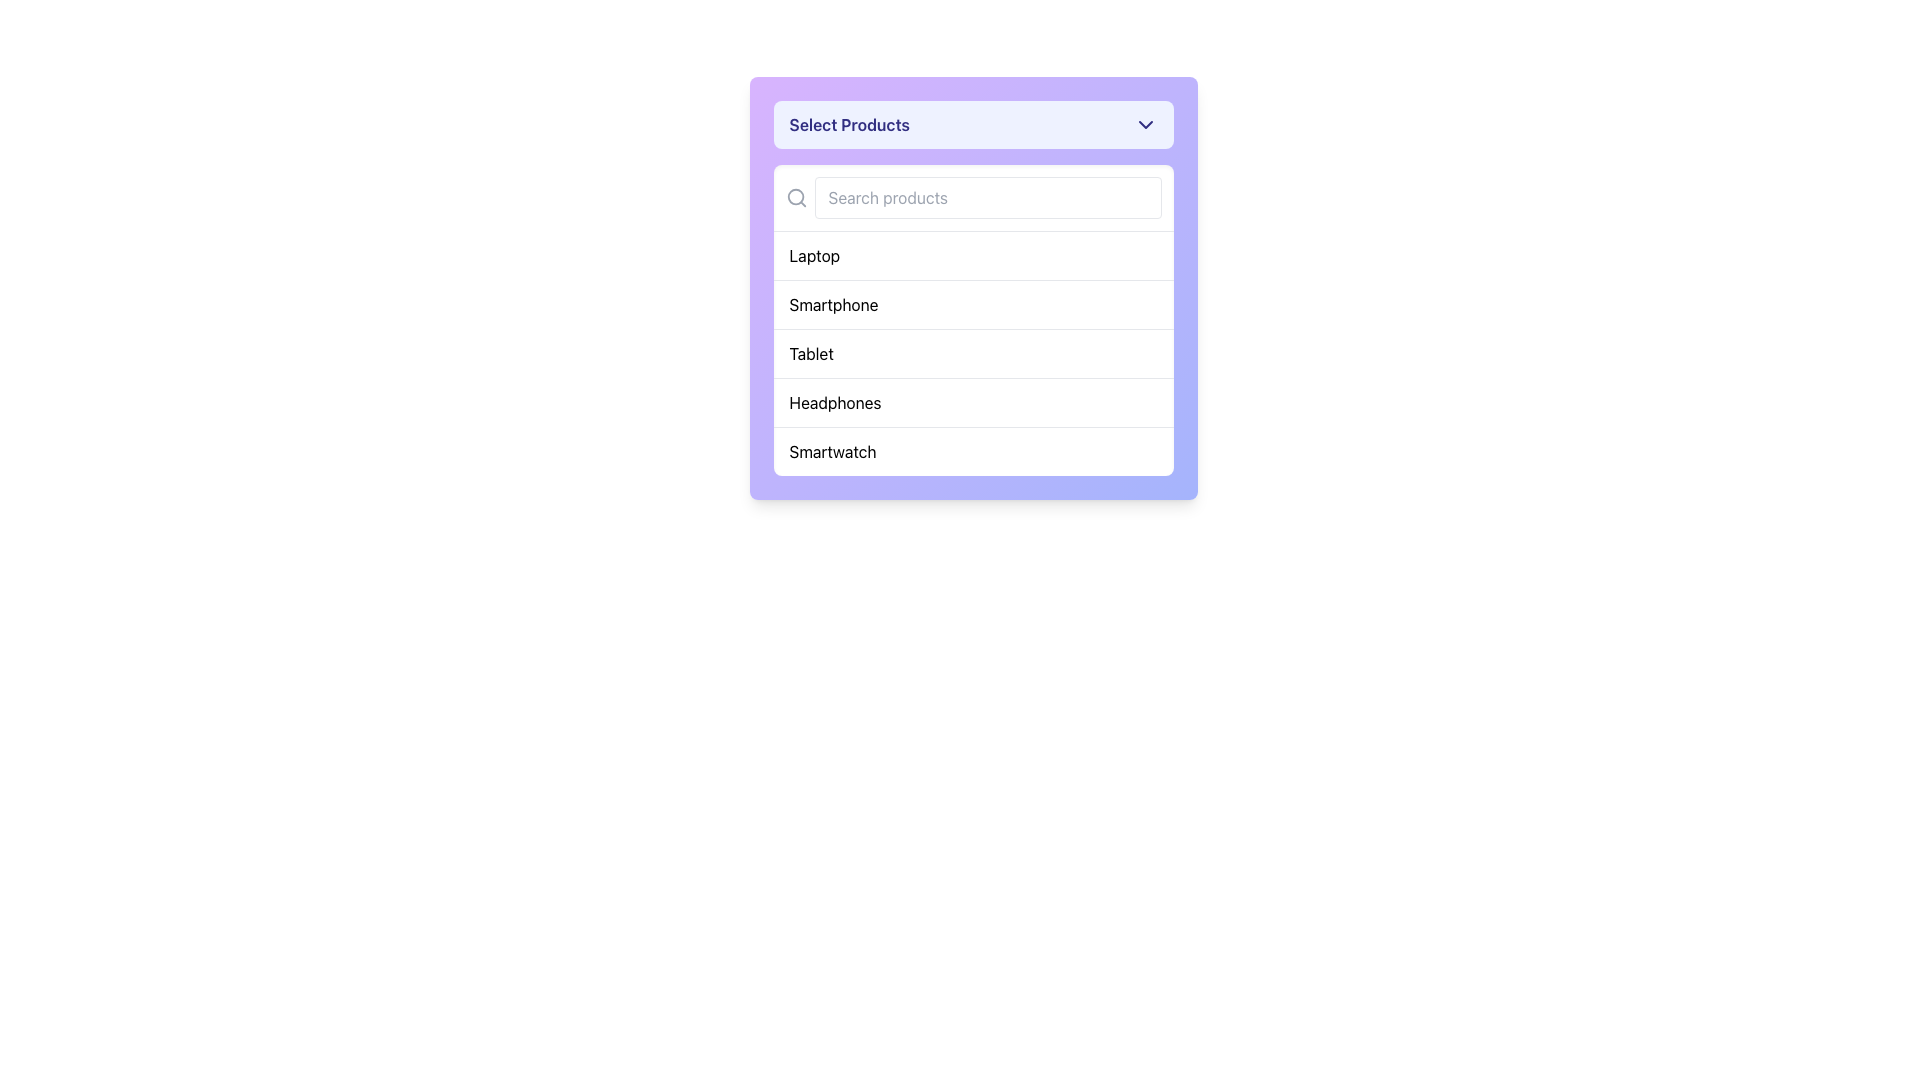 The image size is (1920, 1080). What do you see at coordinates (835, 402) in the screenshot?
I see `the text label displaying 'Headphones' in the dropdown menu labeled 'Select Products'` at bounding box center [835, 402].